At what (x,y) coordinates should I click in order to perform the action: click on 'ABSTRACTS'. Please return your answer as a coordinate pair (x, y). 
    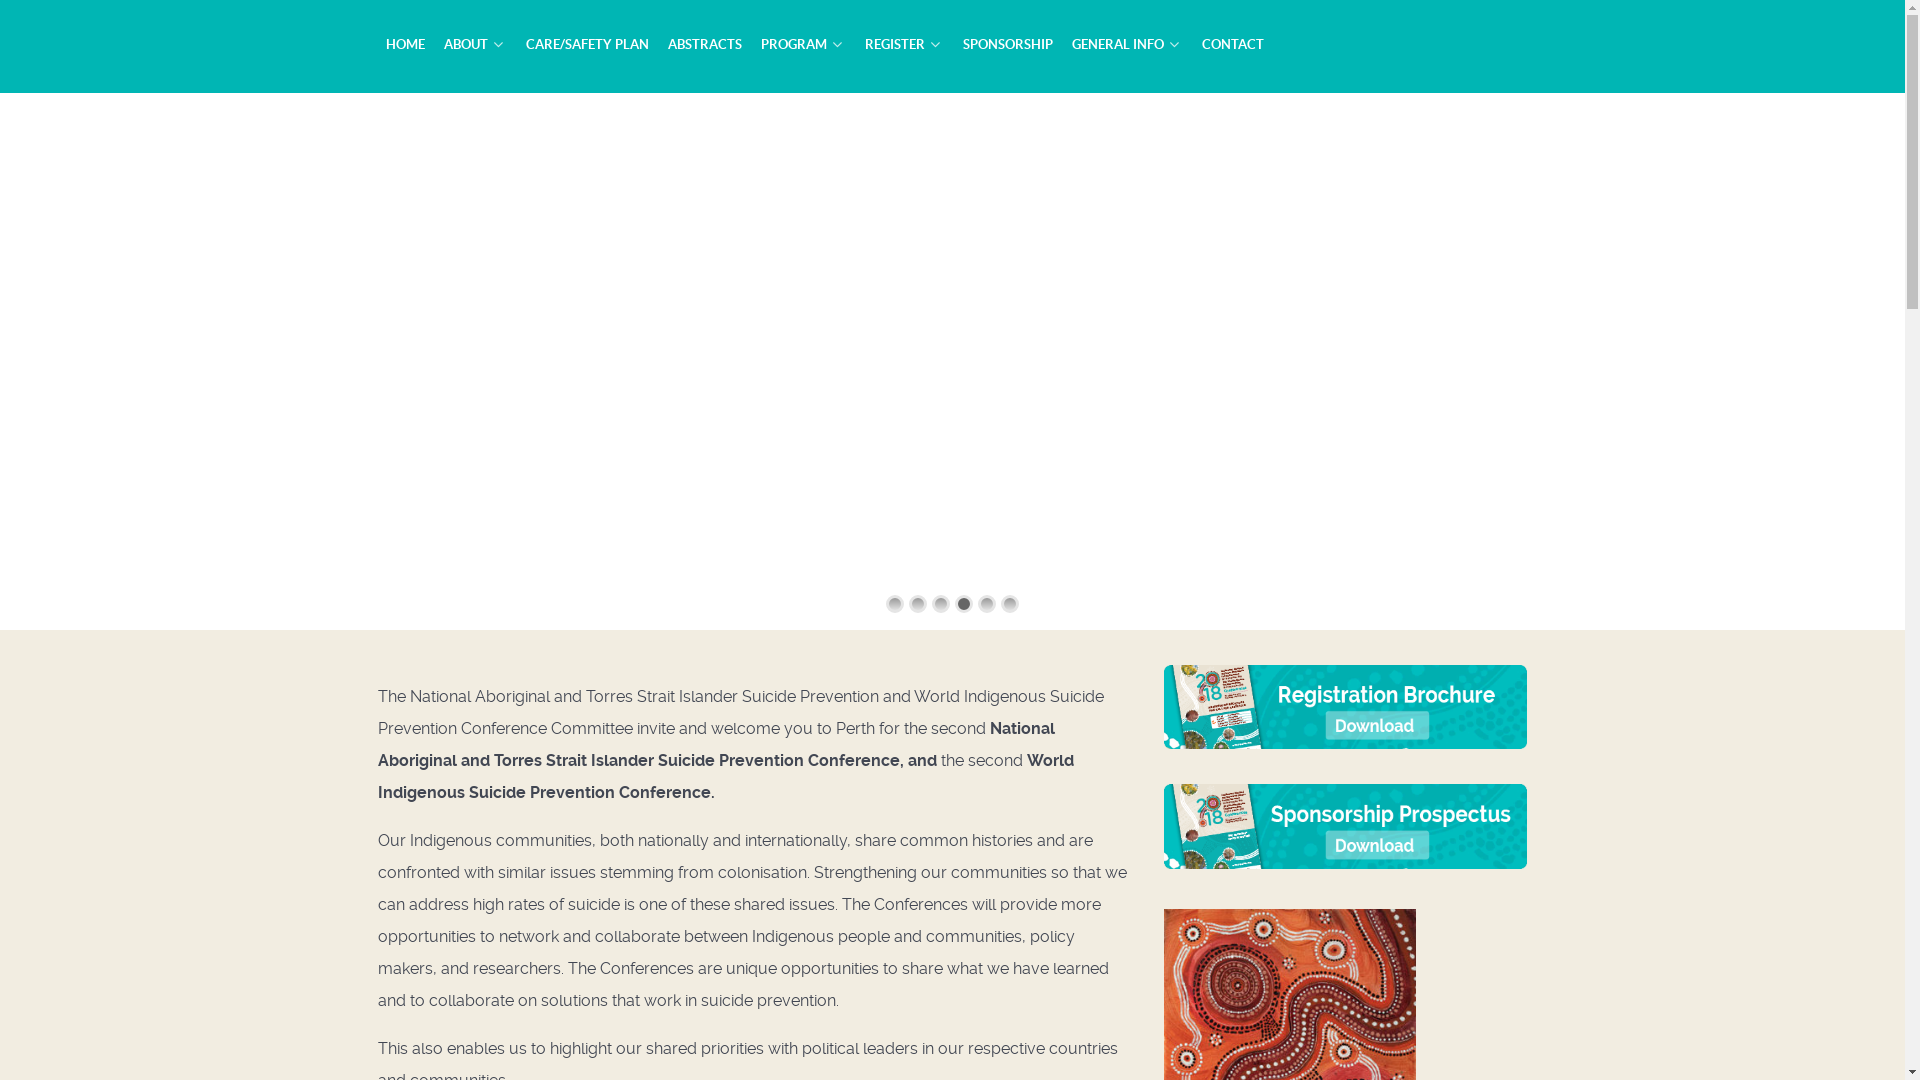
    Looking at the image, I should click on (705, 44).